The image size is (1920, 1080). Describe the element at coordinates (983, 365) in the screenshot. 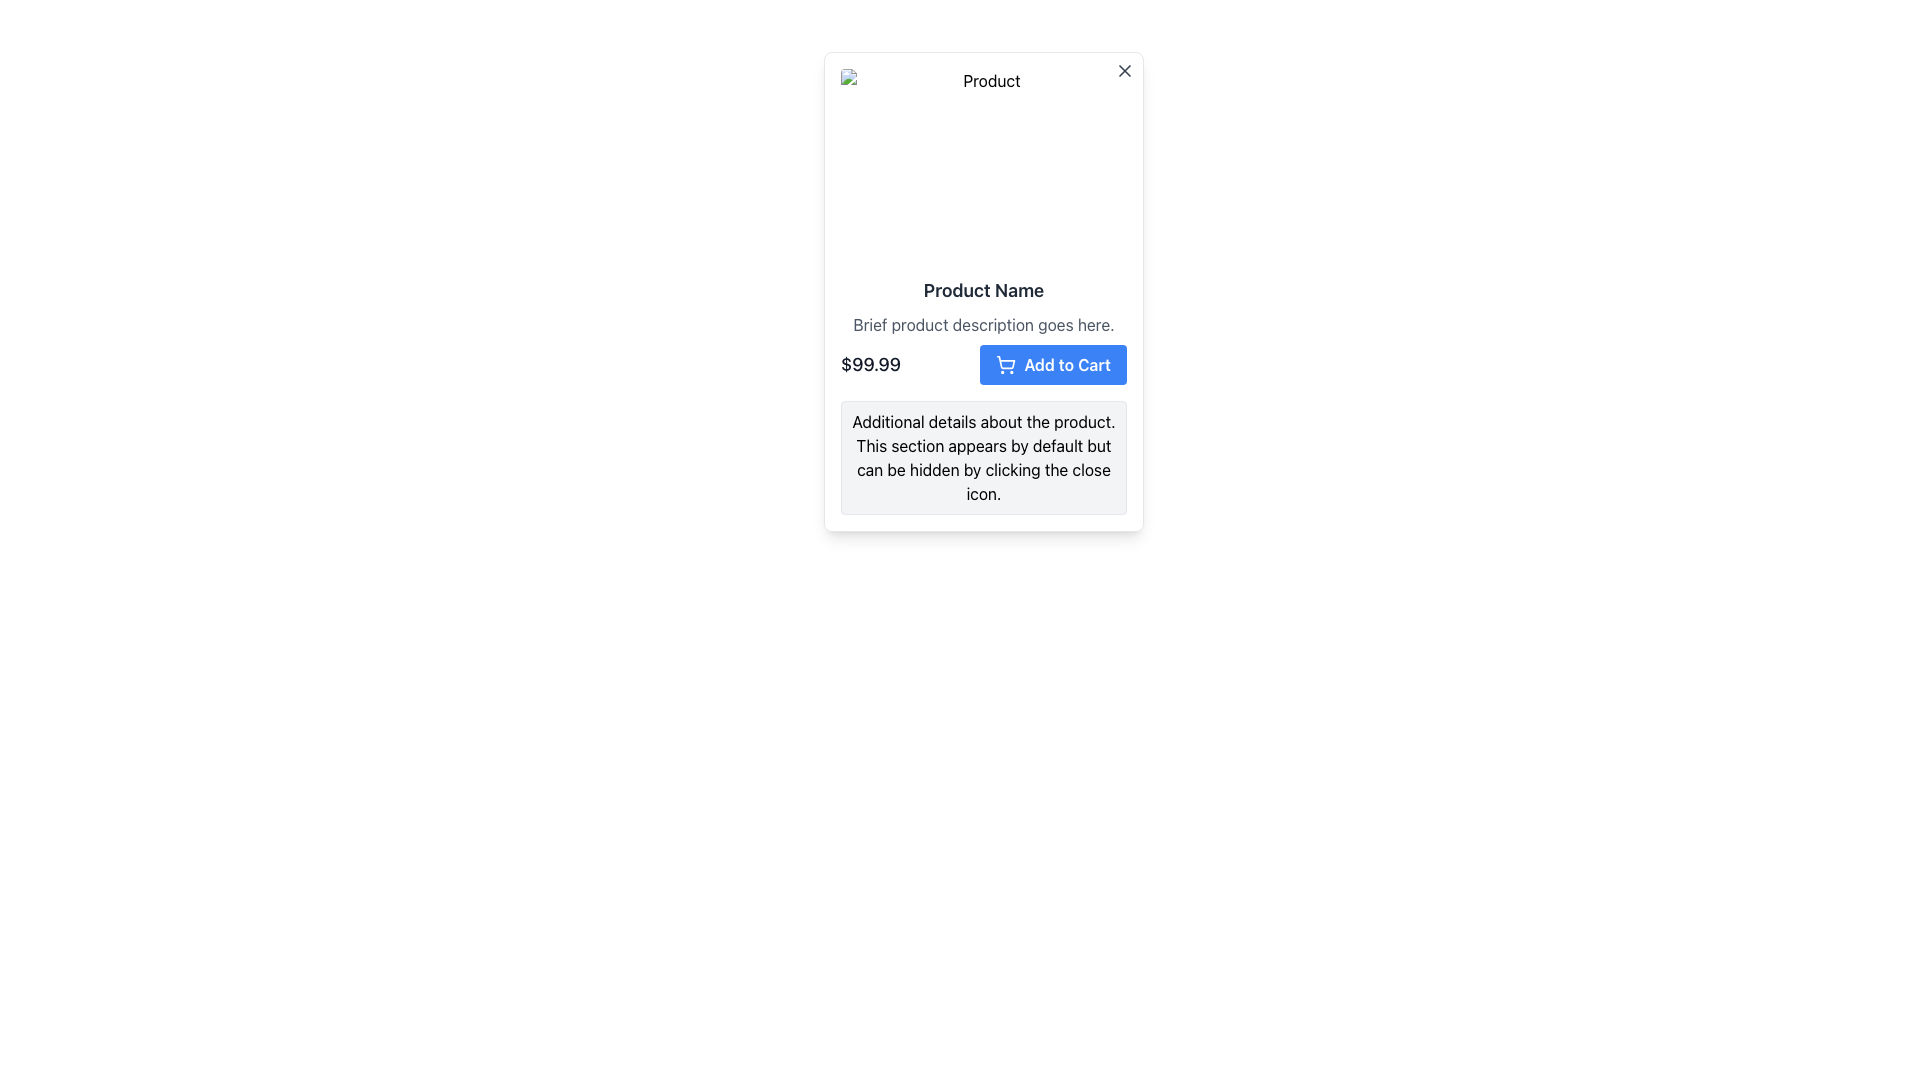

I see `the 'Add to Cart' button with a shopping cart icon, which is styled with white text and rounded corners` at that location.